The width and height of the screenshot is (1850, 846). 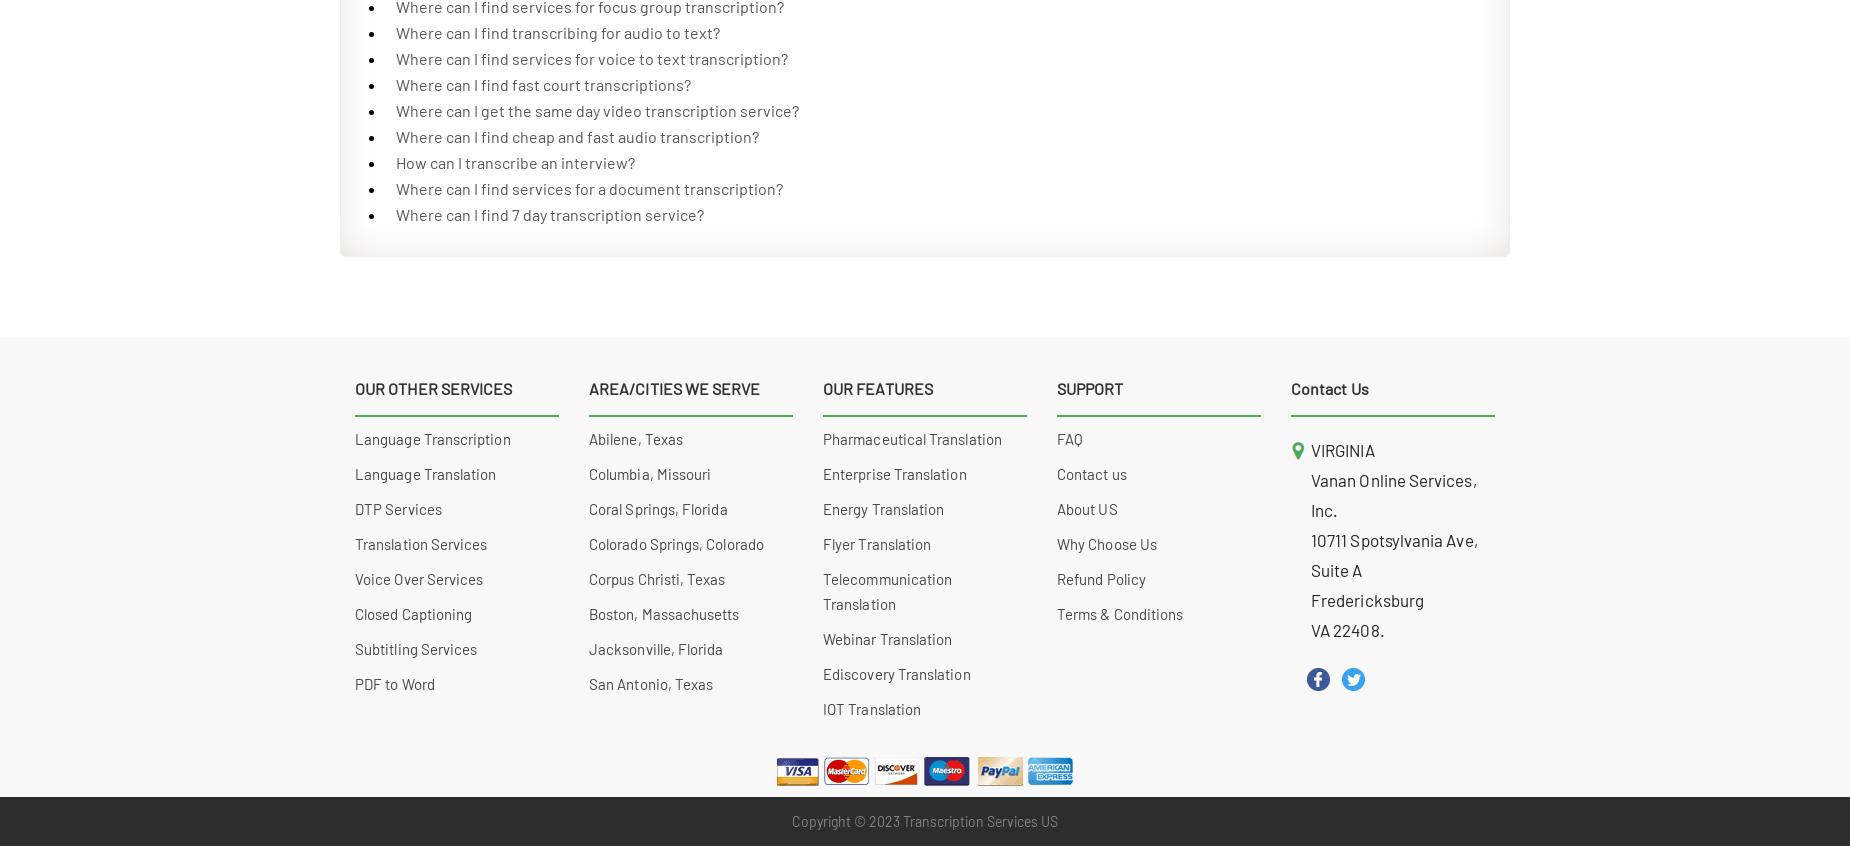 I want to click on 'Where can I find transcribing for audio to text?', so click(x=395, y=31).